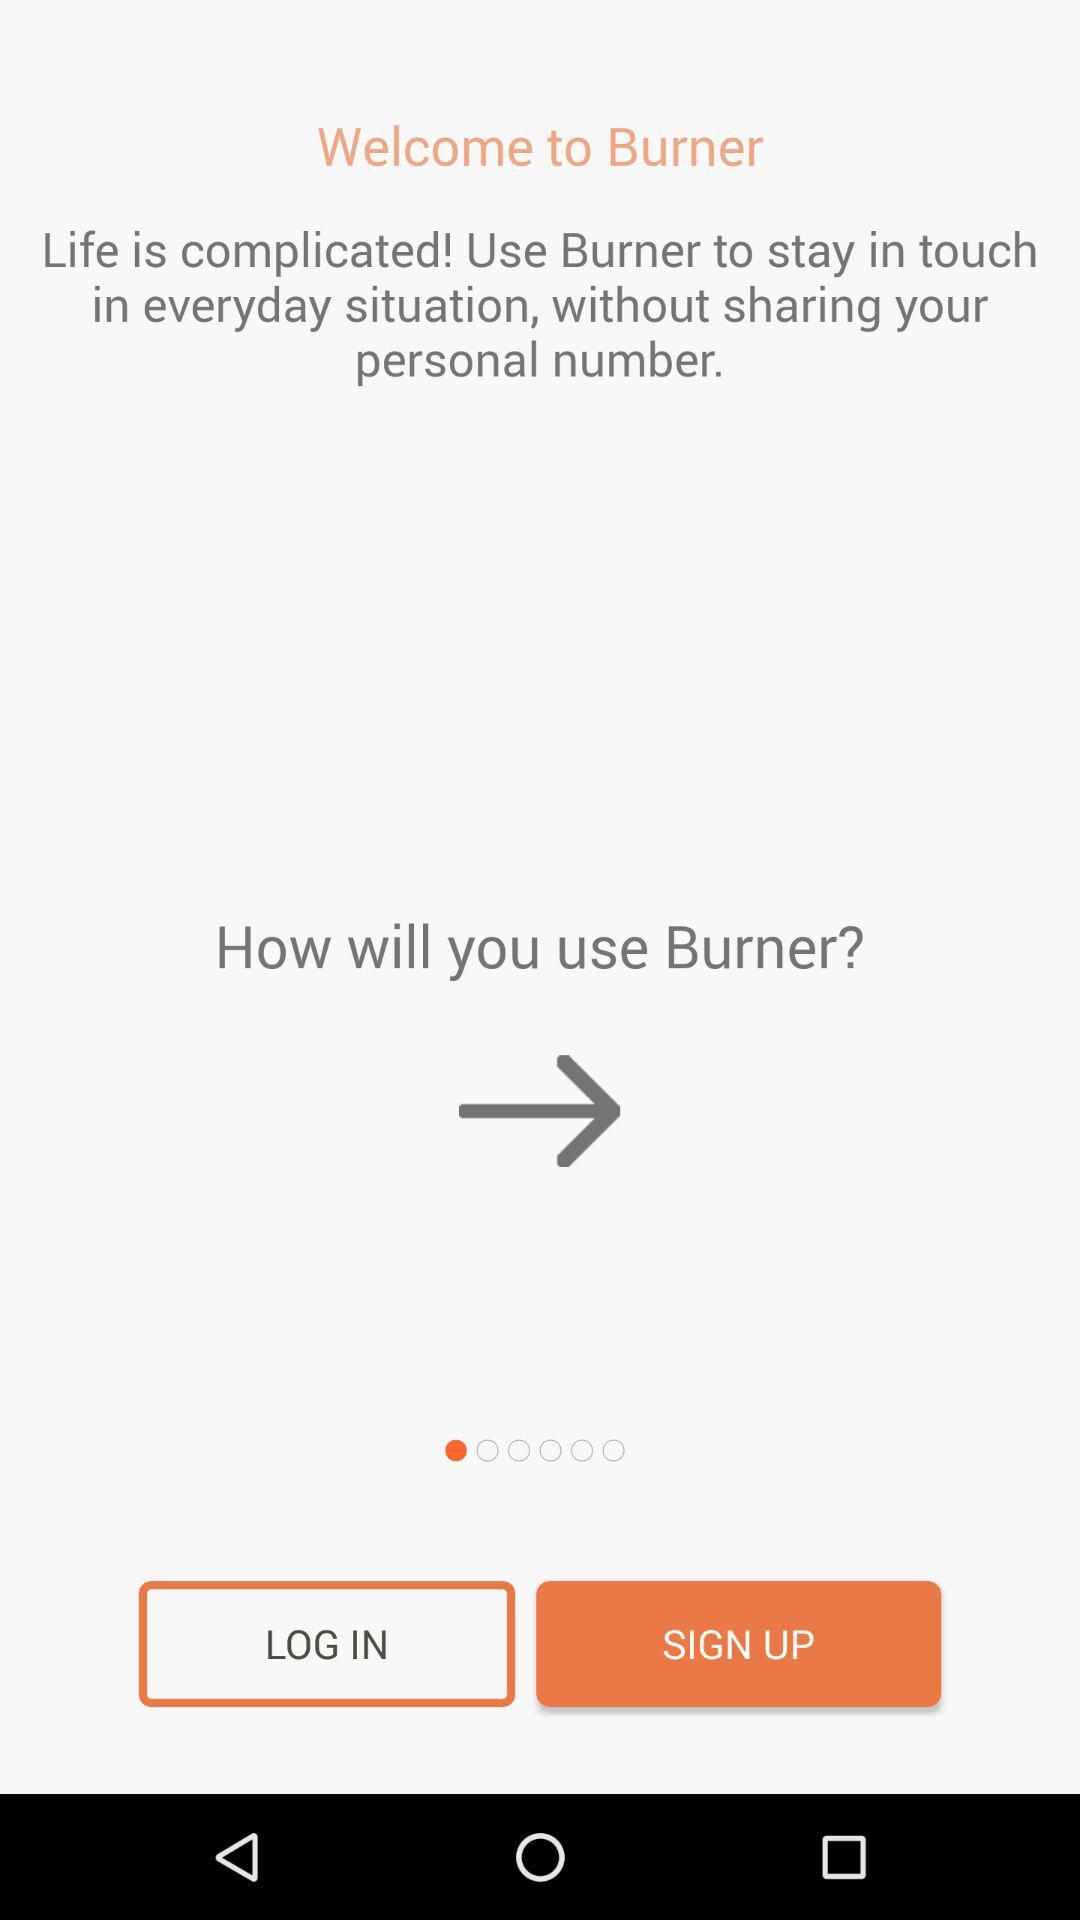 The height and width of the screenshot is (1920, 1080). What do you see at coordinates (738, 1644) in the screenshot?
I see `item to the right of the log in icon` at bounding box center [738, 1644].